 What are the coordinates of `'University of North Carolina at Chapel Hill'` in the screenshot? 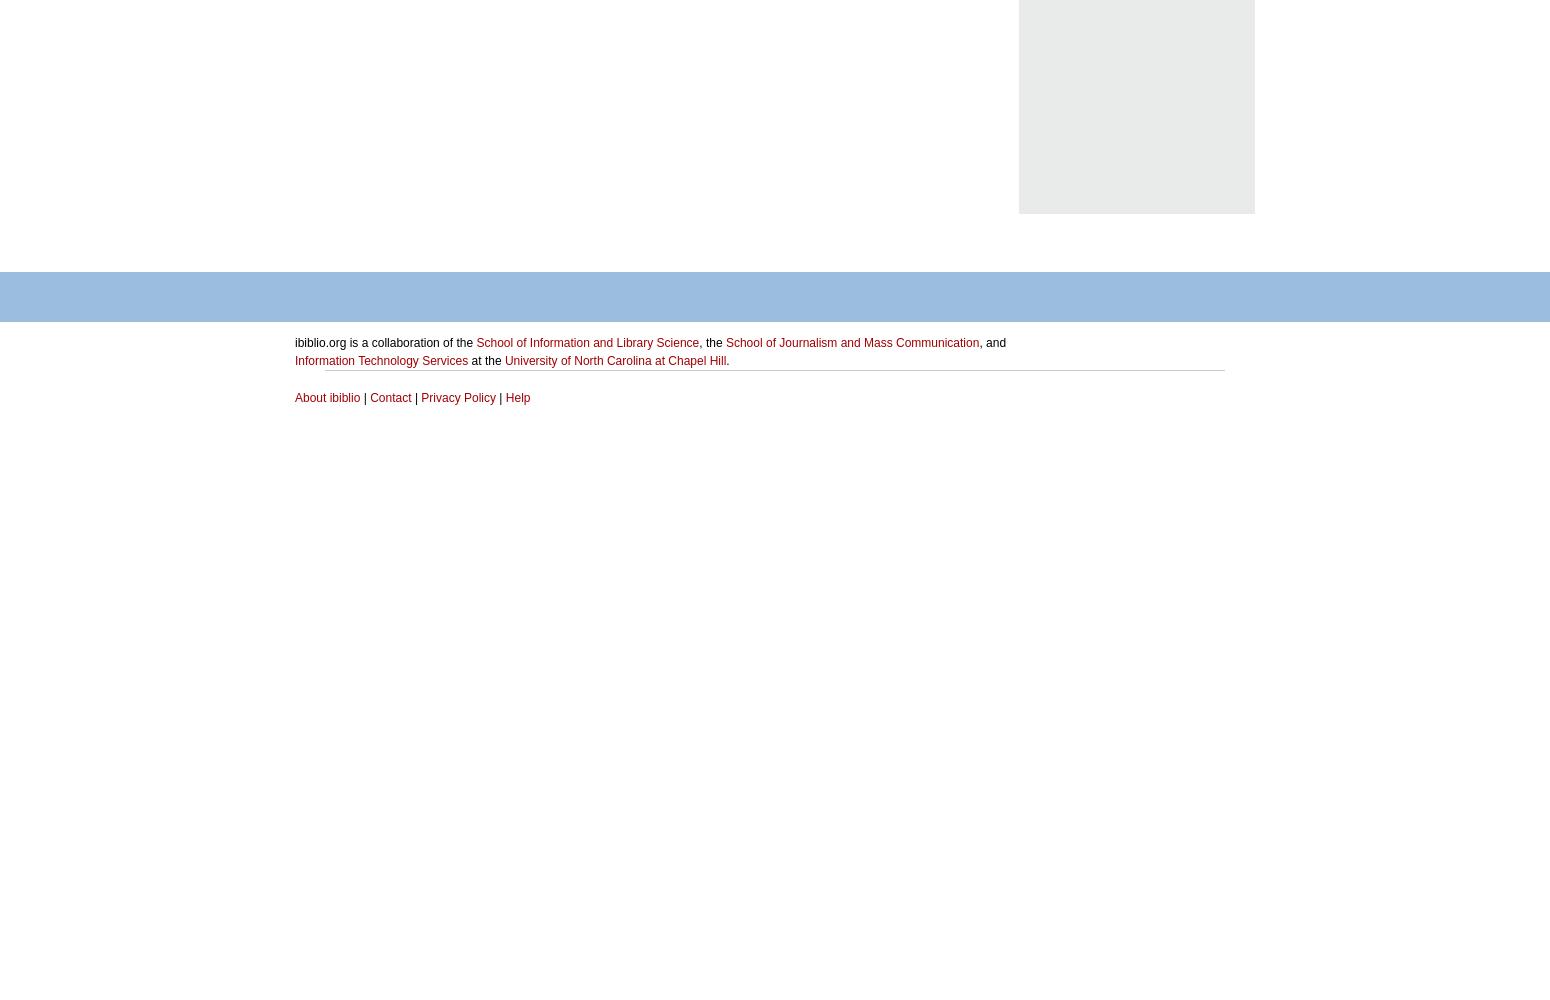 It's located at (503, 360).